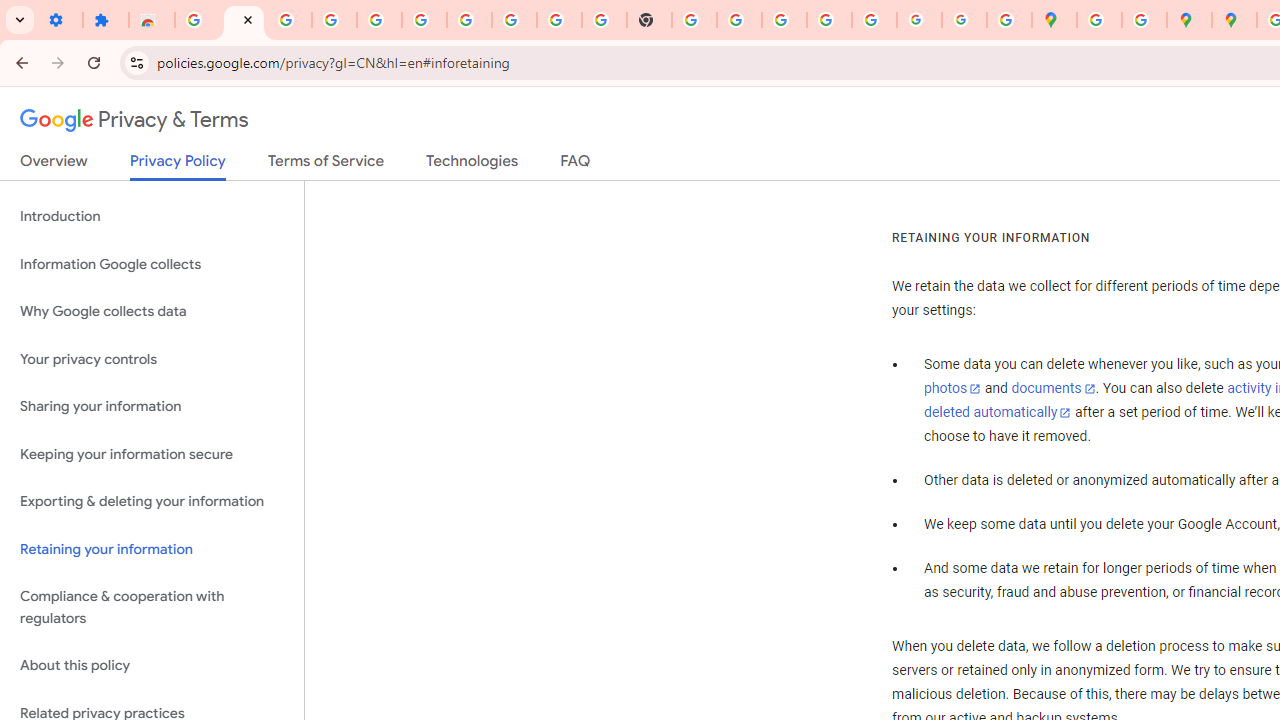 Image resolution: width=1280 pixels, height=720 pixels. What do you see at coordinates (151, 263) in the screenshot?
I see `'Information Google collects'` at bounding box center [151, 263].